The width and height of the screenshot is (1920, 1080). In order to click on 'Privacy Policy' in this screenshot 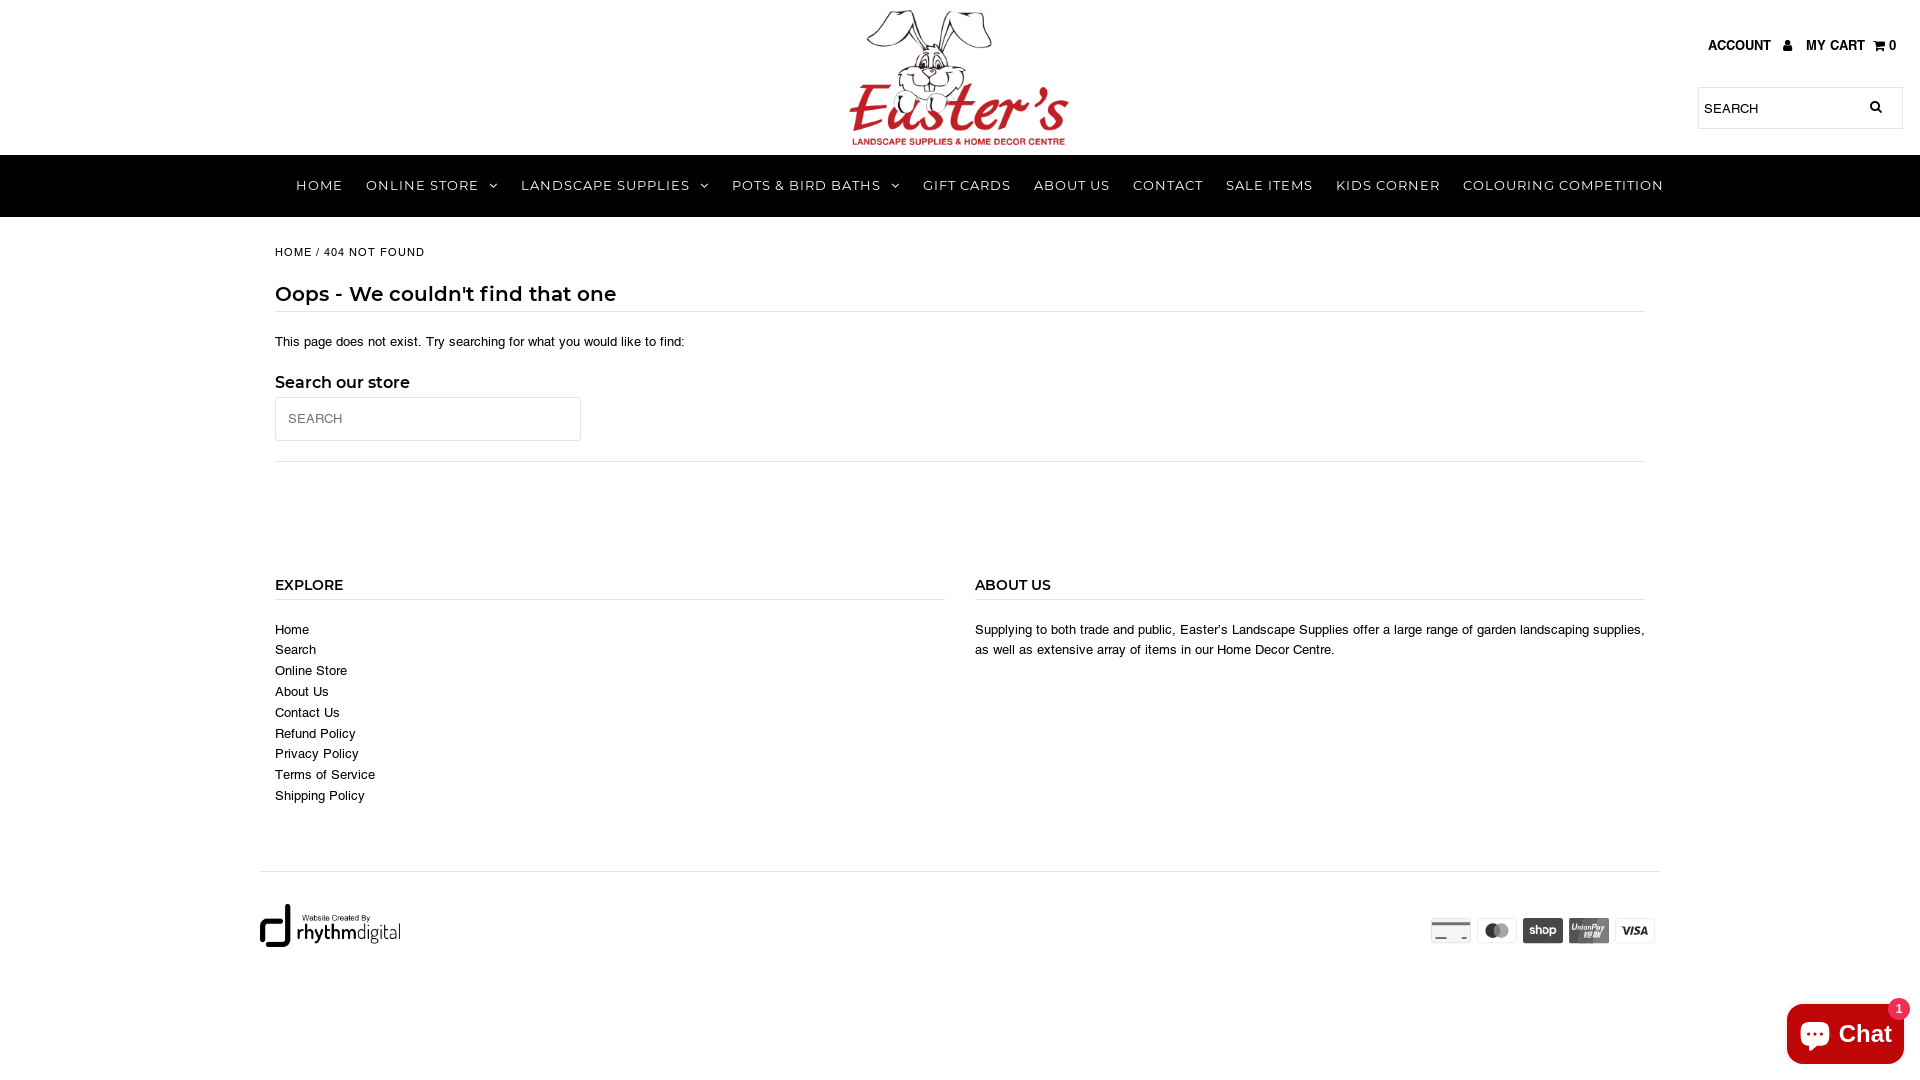, I will do `click(273, 753)`.